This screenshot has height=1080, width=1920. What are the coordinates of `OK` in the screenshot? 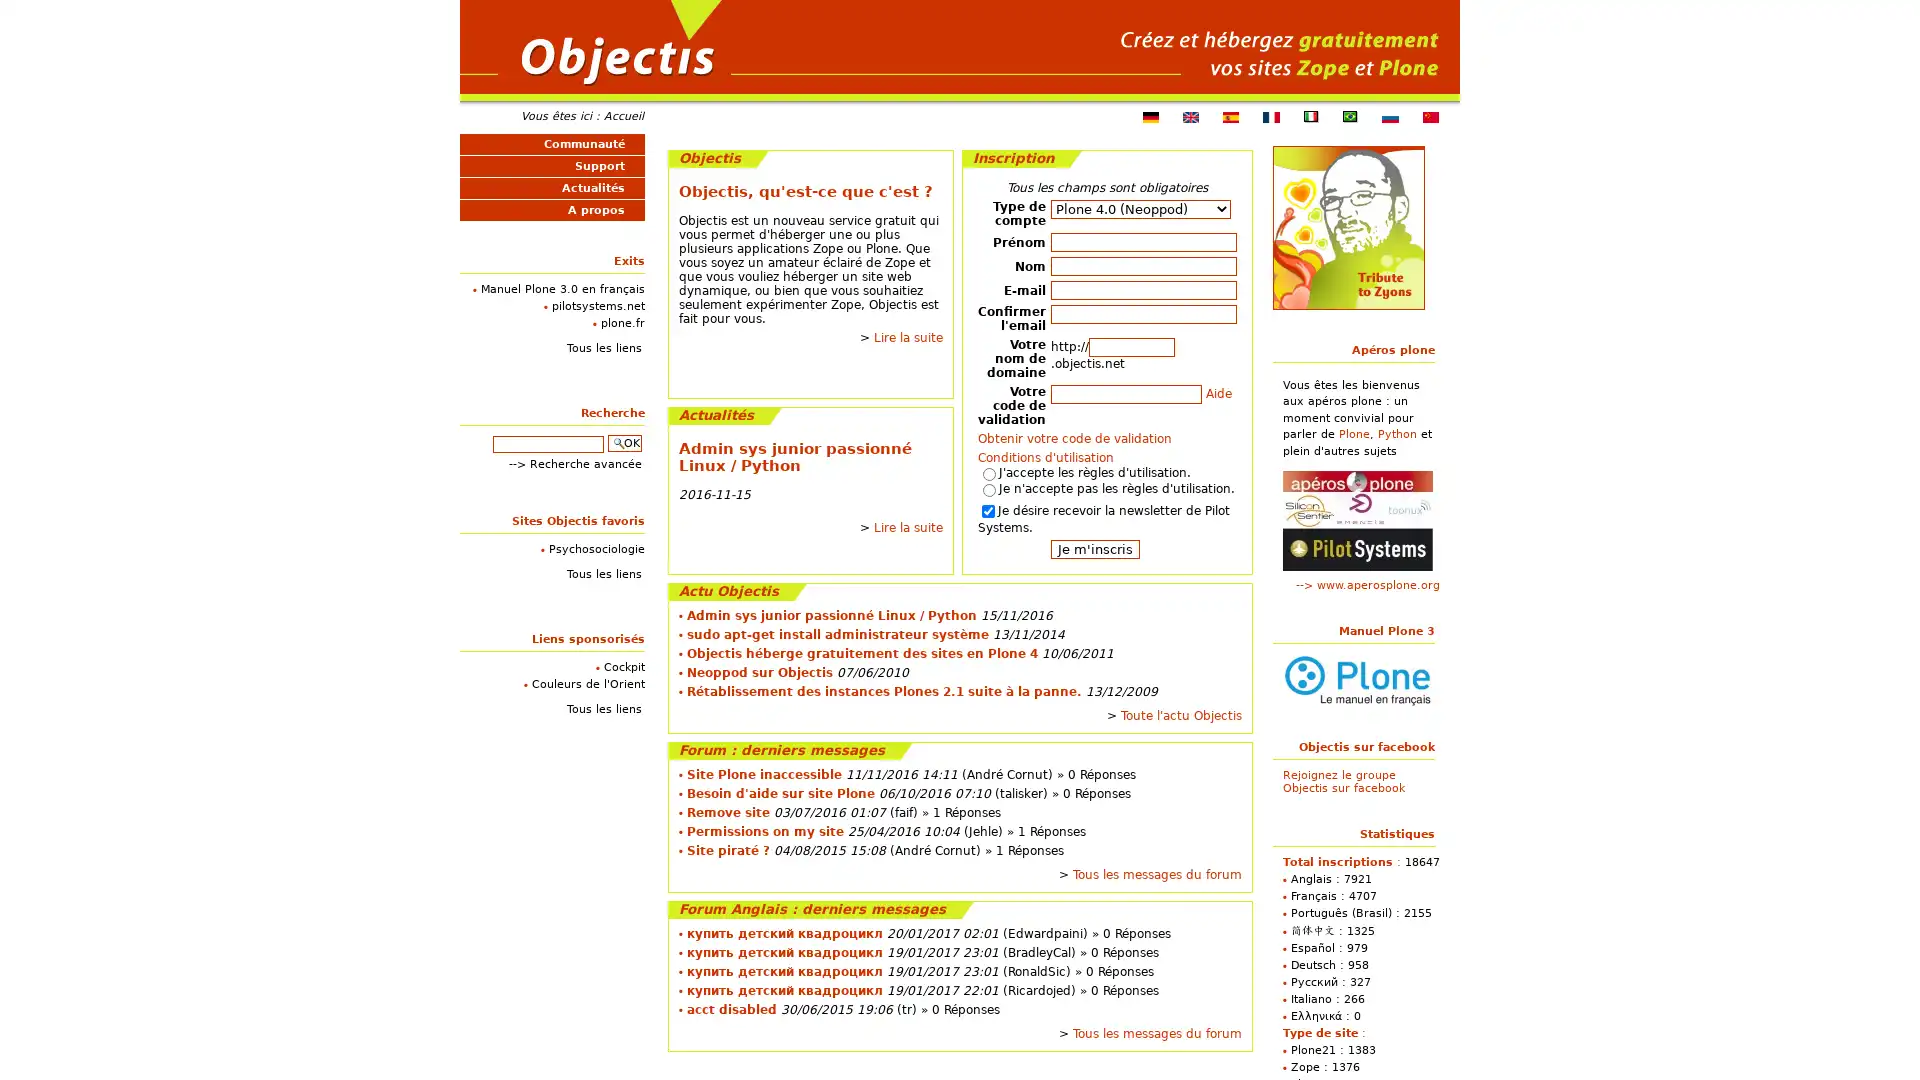 It's located at (623, 442).